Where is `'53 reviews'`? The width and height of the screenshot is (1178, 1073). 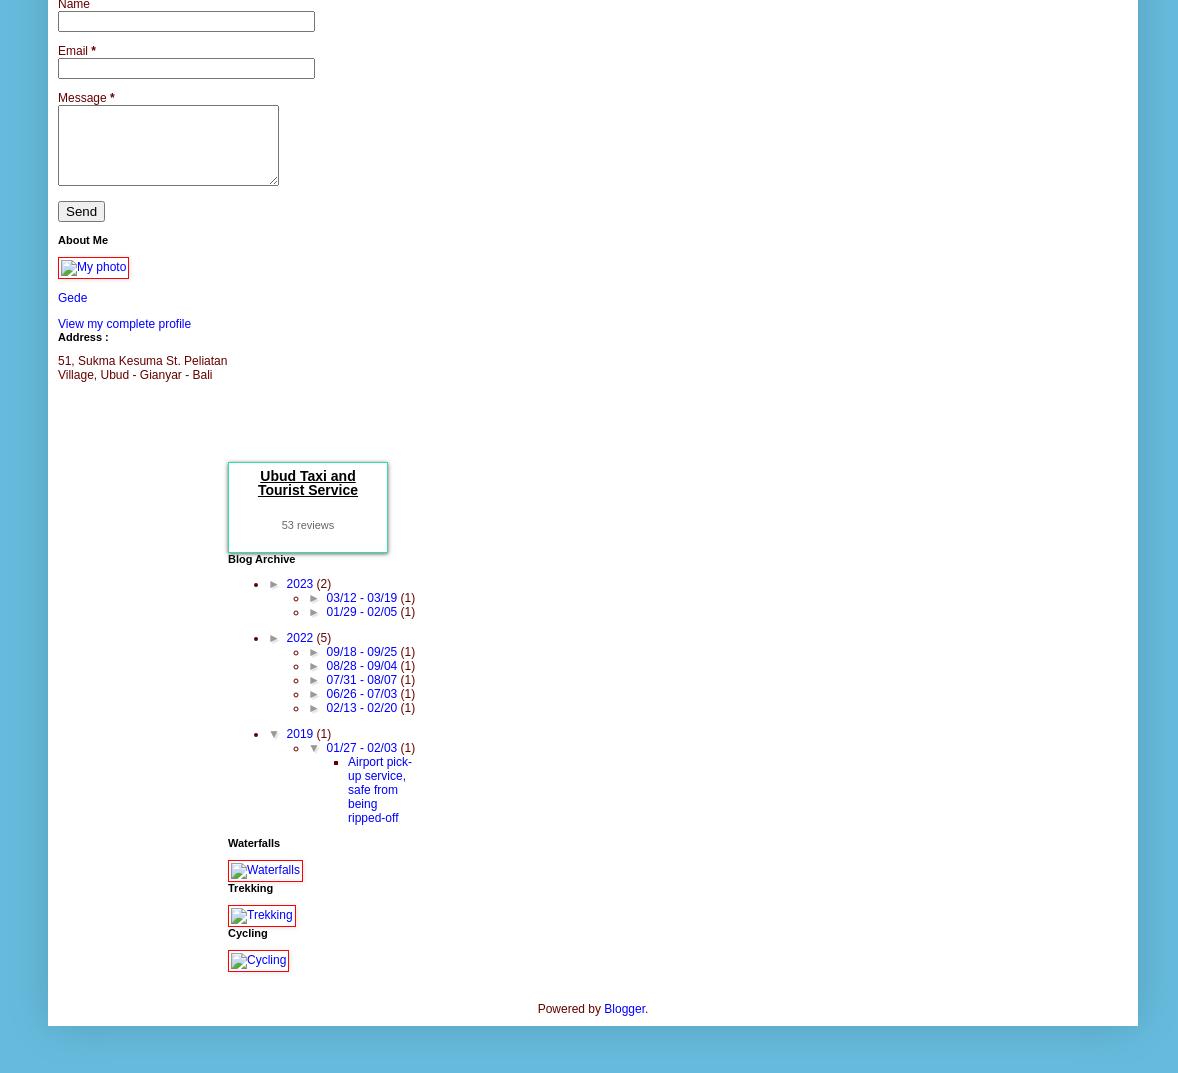 '53 reviews' is located at coordinates (307, 523).